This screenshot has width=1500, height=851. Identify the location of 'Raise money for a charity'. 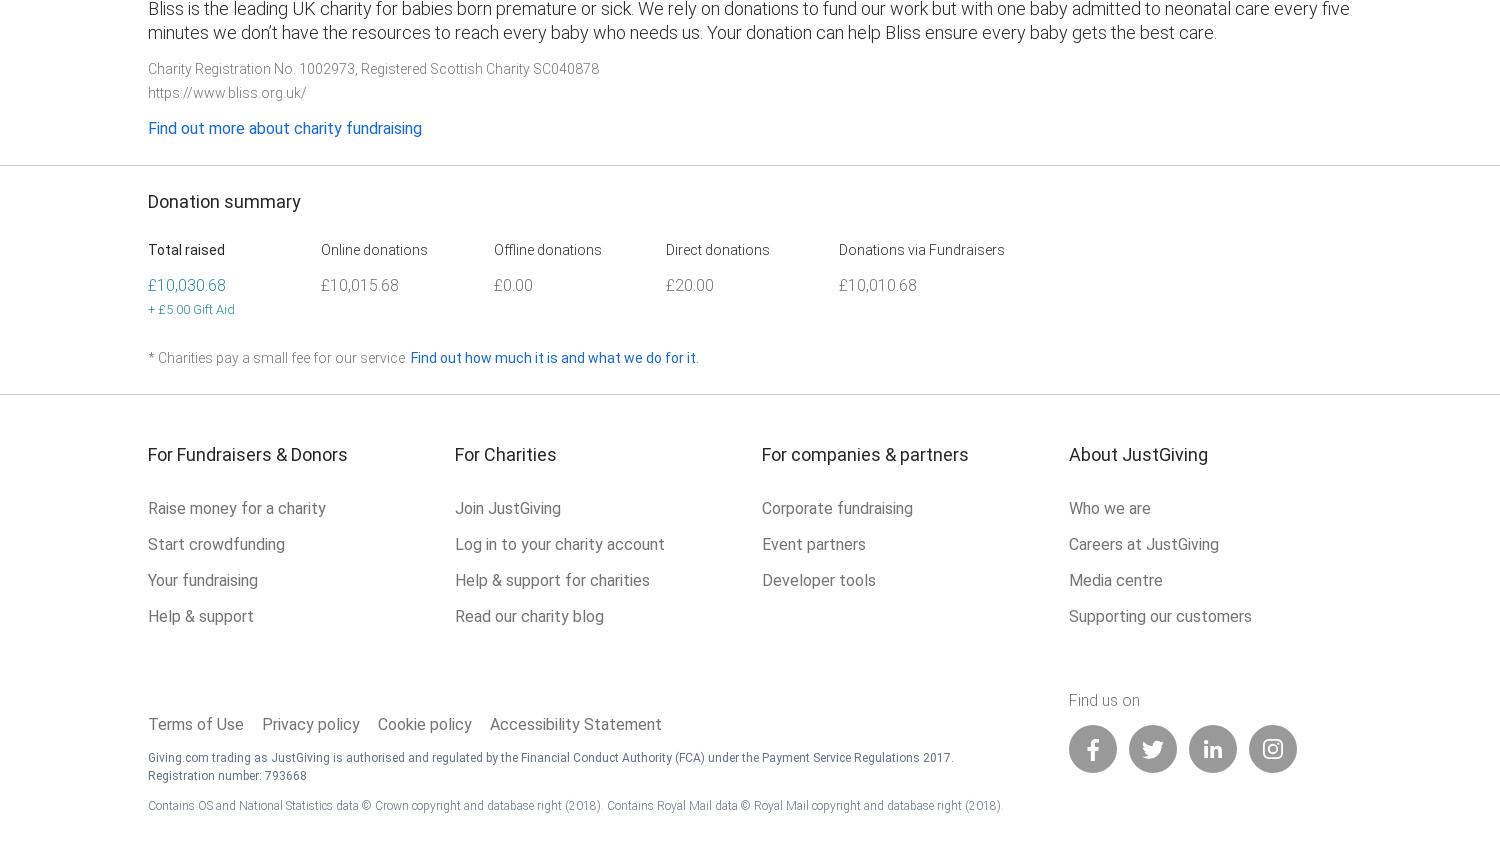
(236, 507).